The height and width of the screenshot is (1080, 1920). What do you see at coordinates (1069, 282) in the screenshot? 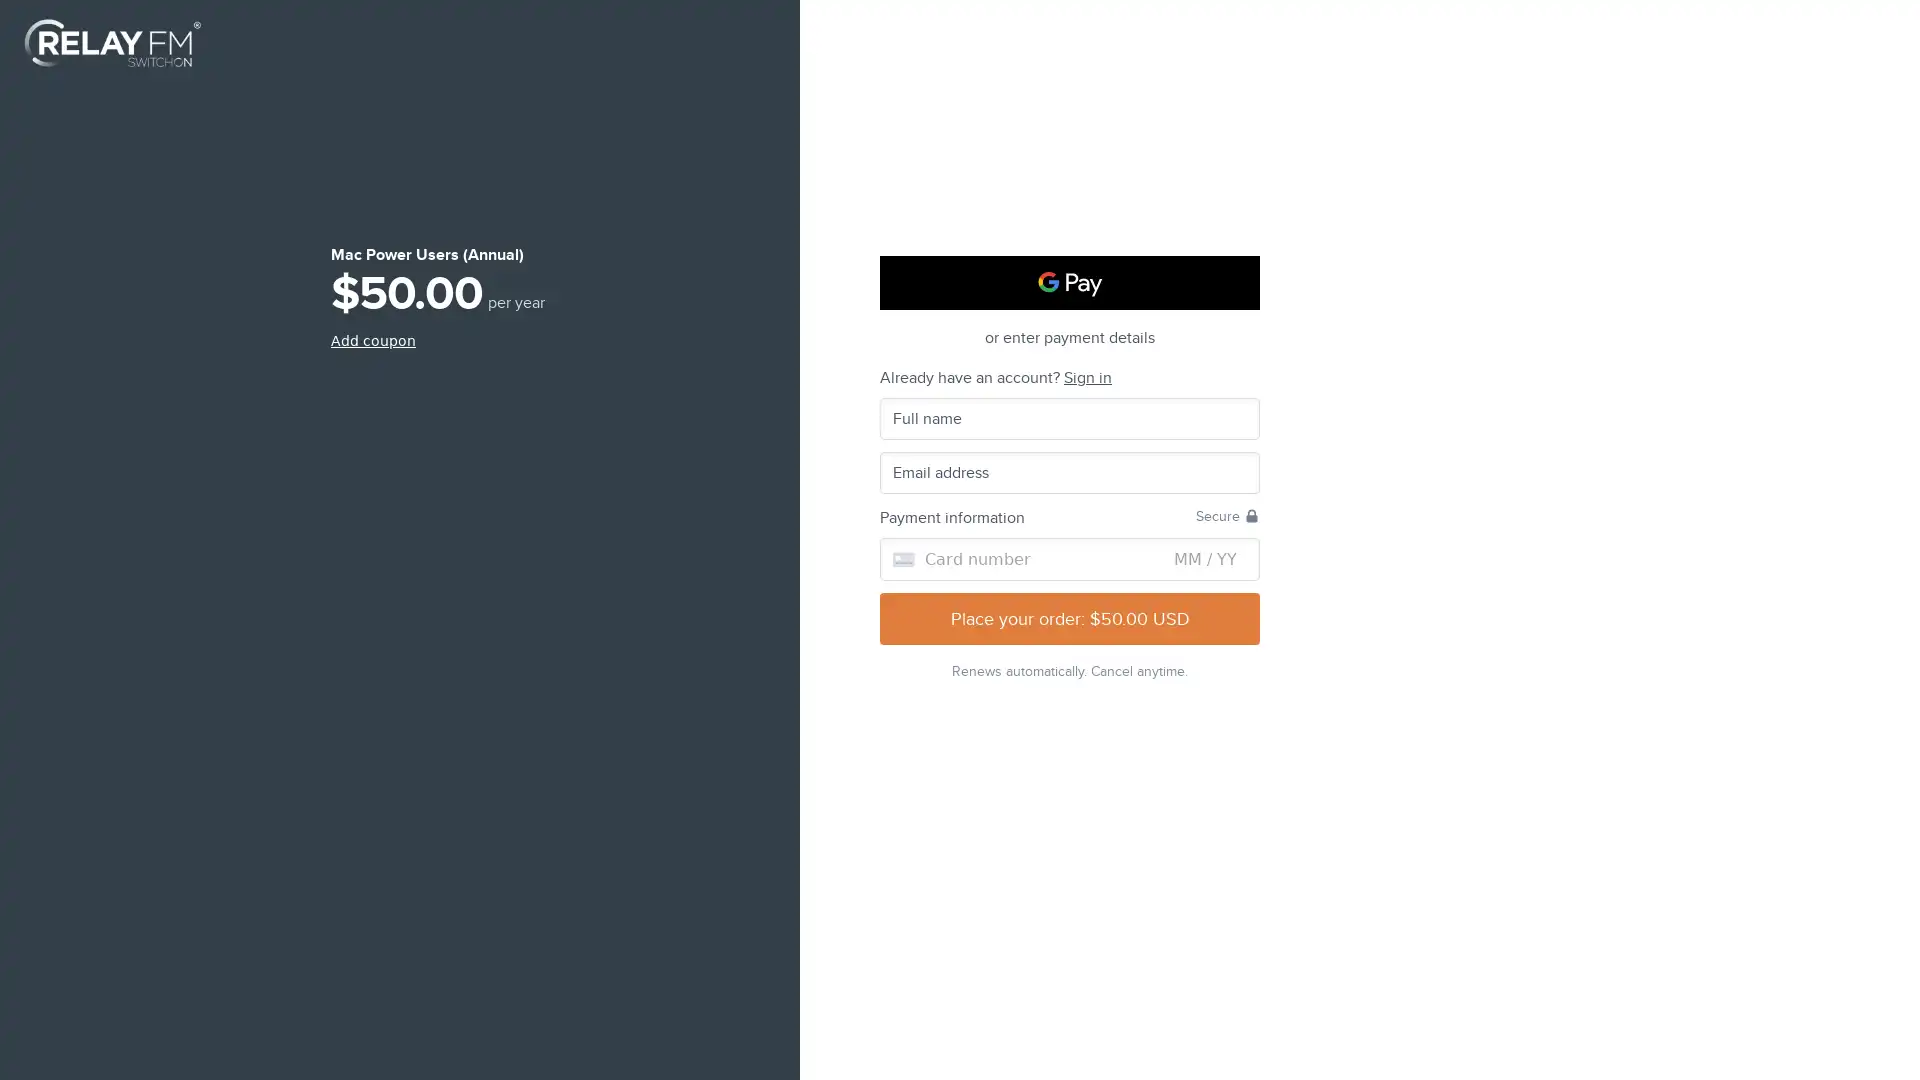
I see `Google Pay` at bounding box center [1069, 282].